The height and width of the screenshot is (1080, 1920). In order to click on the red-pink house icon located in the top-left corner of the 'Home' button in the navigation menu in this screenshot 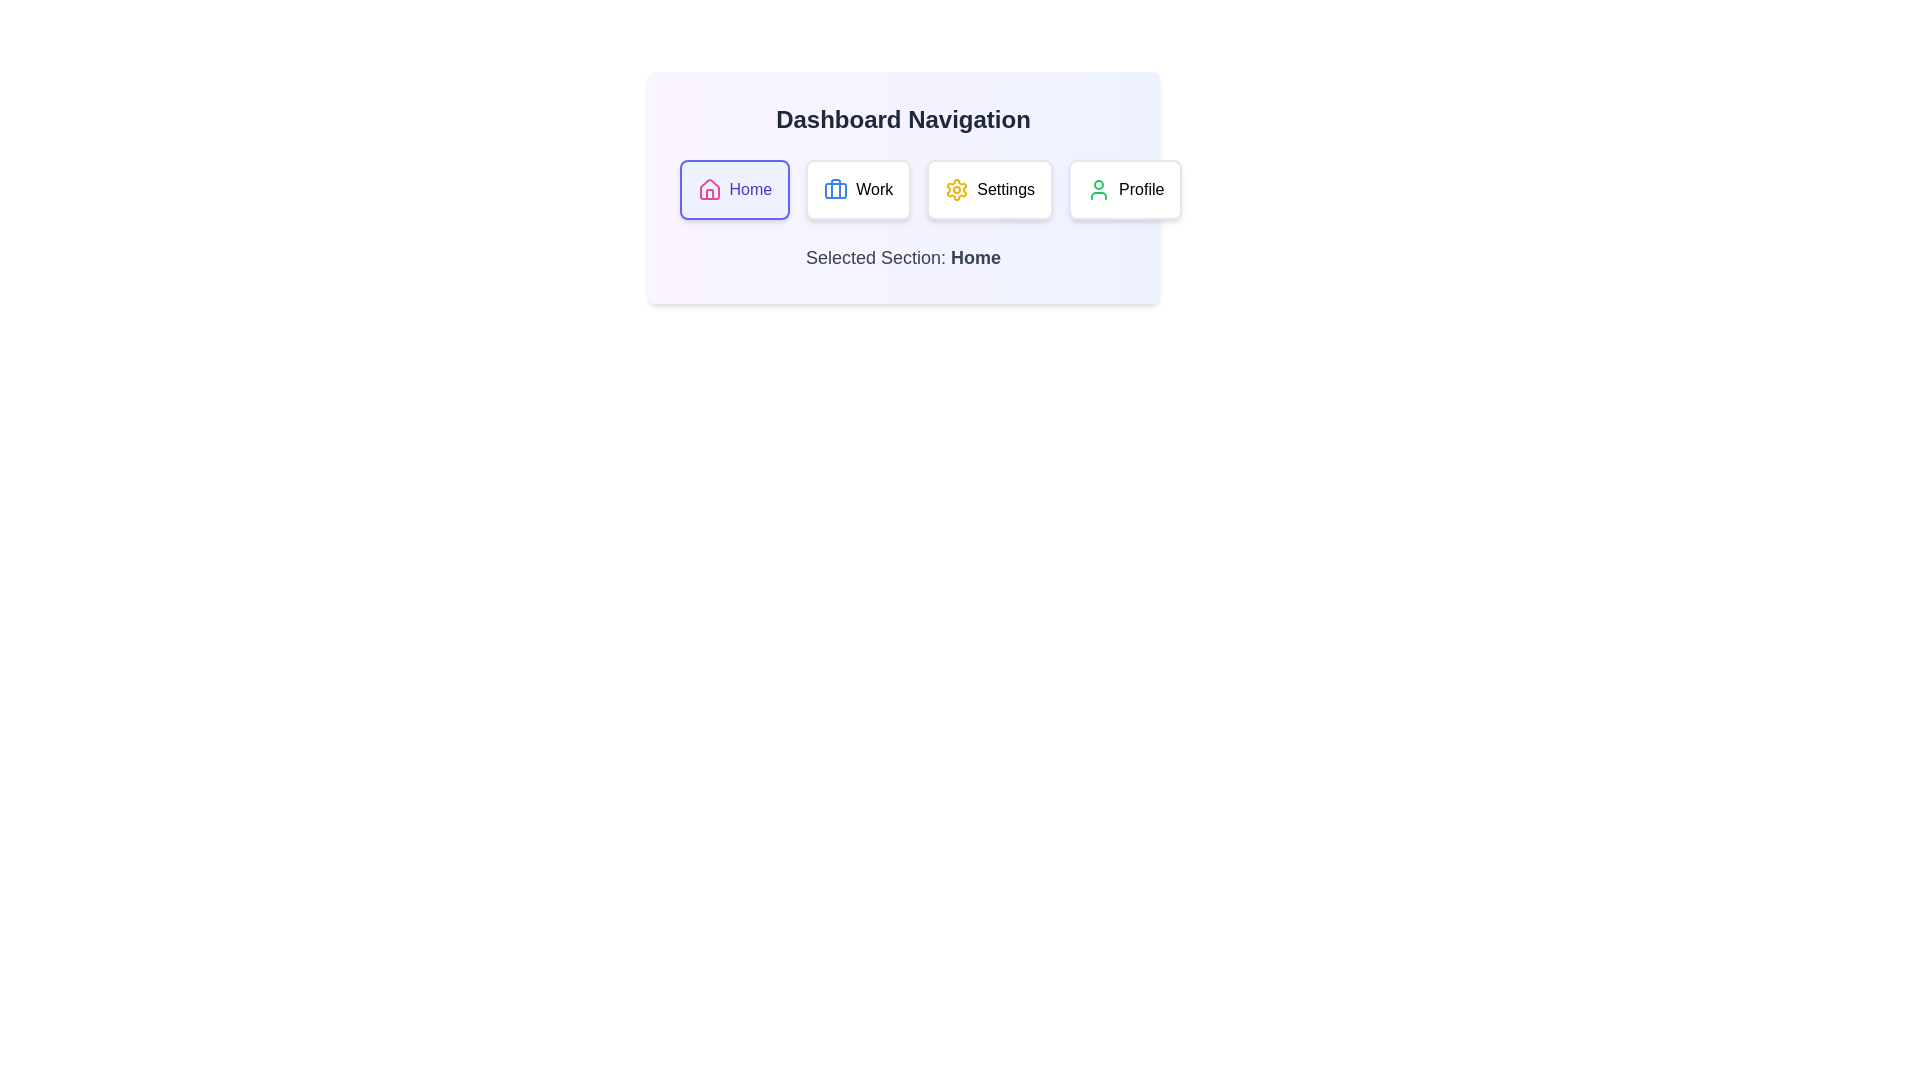, I will do `click(709, 189)`.